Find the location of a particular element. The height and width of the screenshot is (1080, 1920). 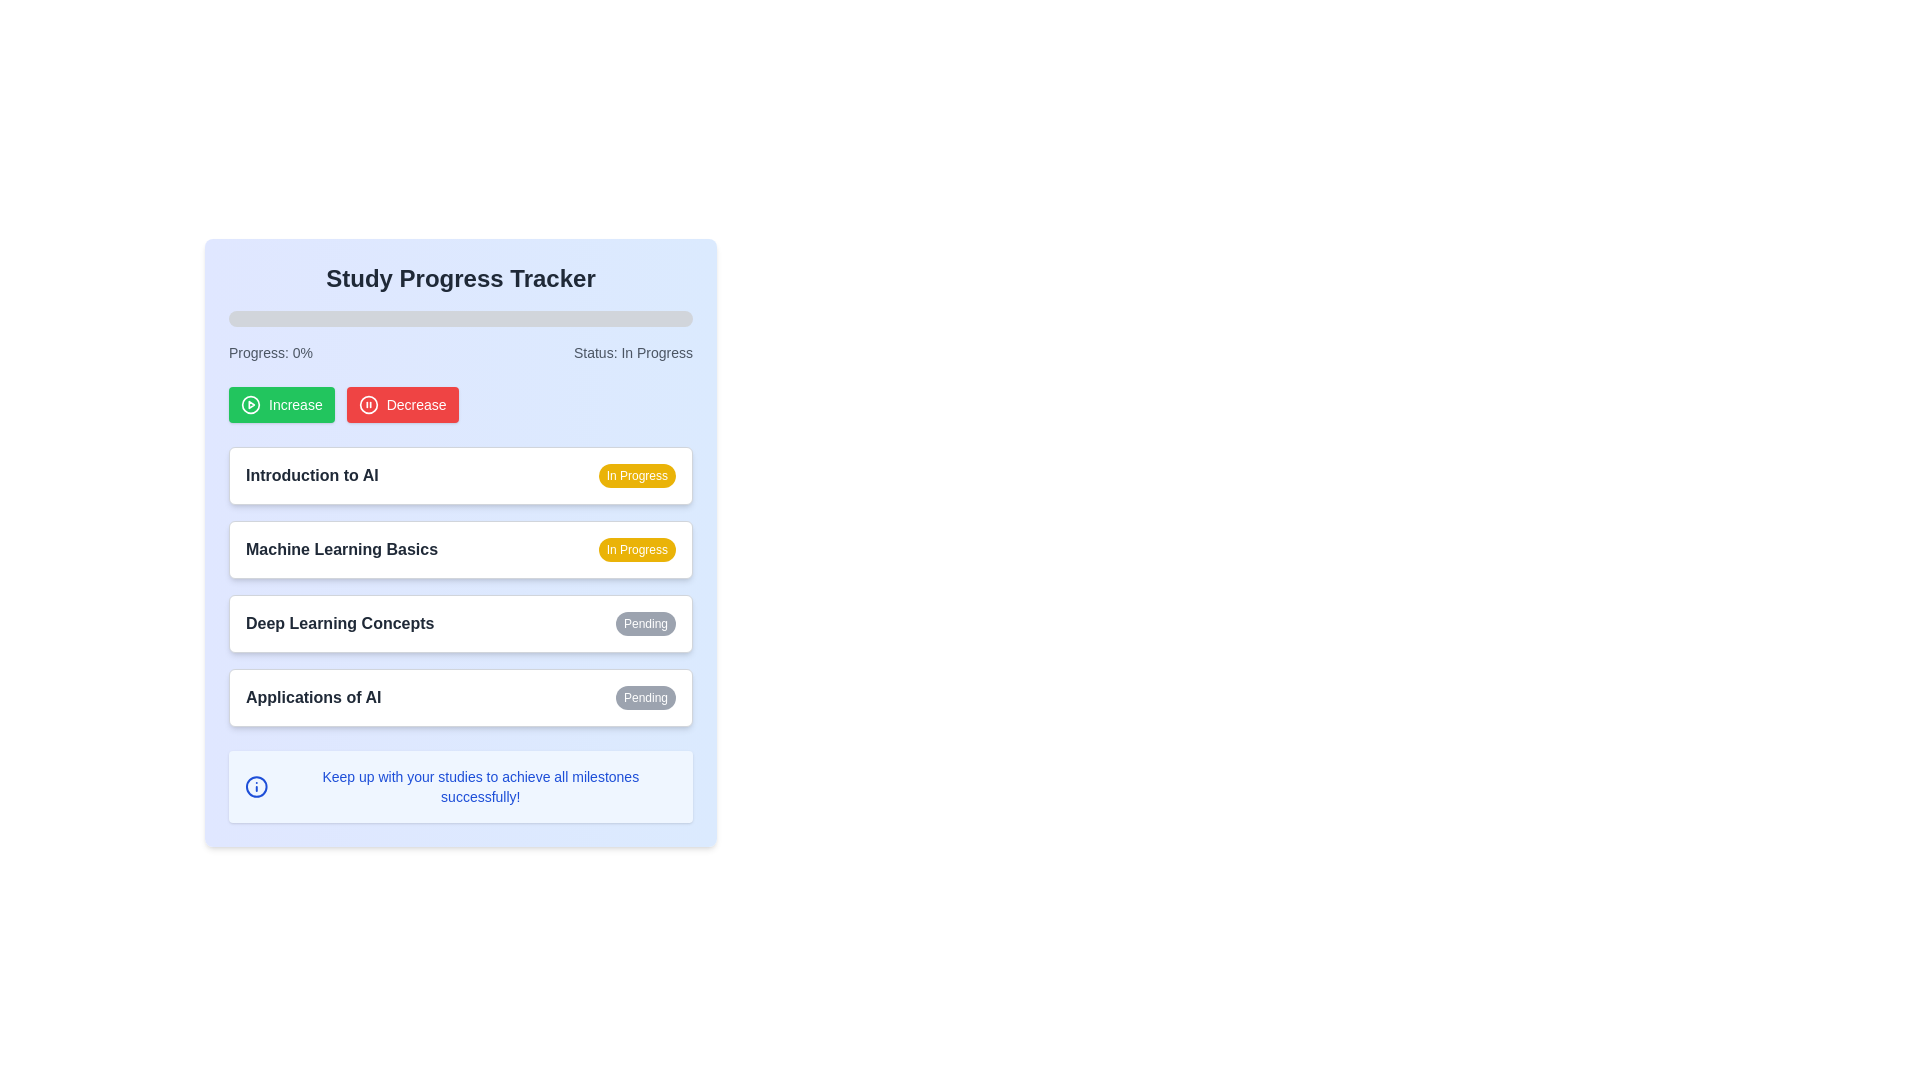

the rounded-pill shaped label with a gray background and white text displaying 'Pending', located on the right side of the 'Deep Learning Concepts' section is located at coordinates (645, 623).